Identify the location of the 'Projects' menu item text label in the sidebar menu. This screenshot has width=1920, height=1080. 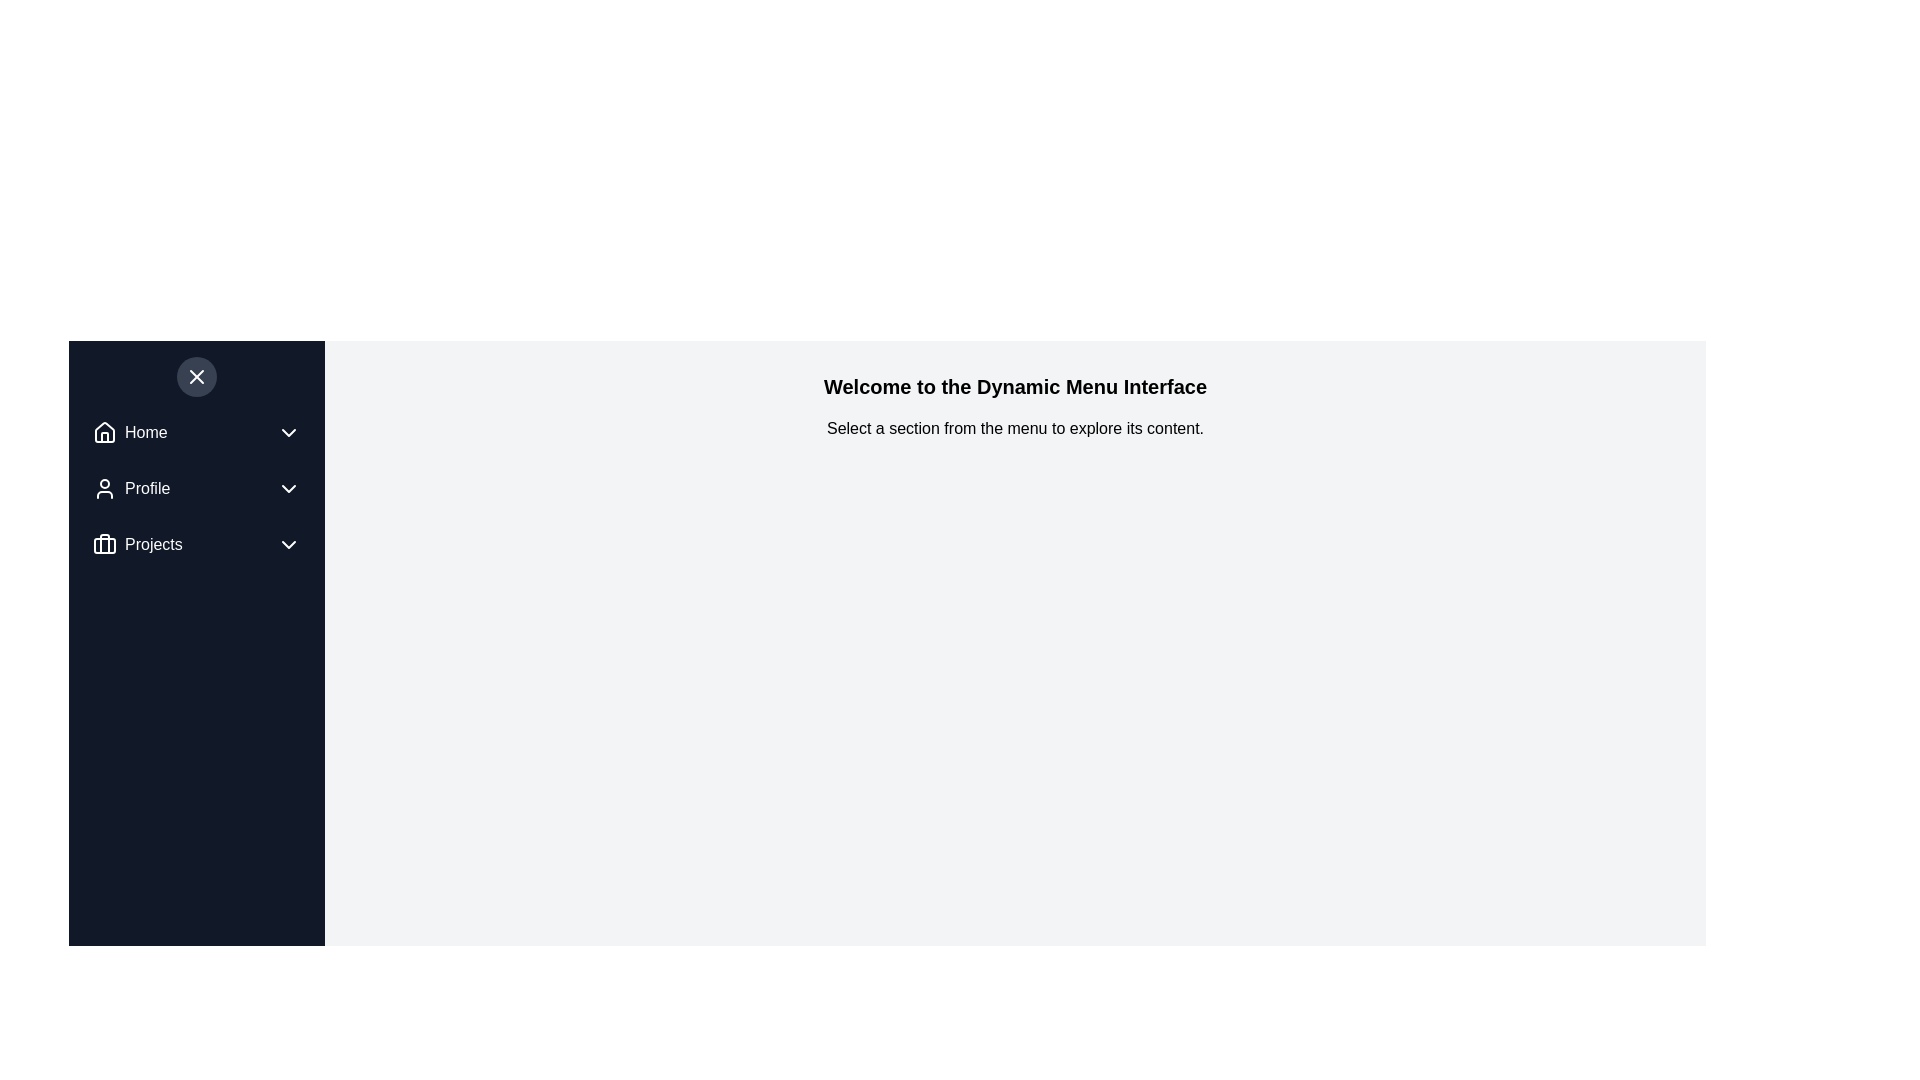
(152, 544).